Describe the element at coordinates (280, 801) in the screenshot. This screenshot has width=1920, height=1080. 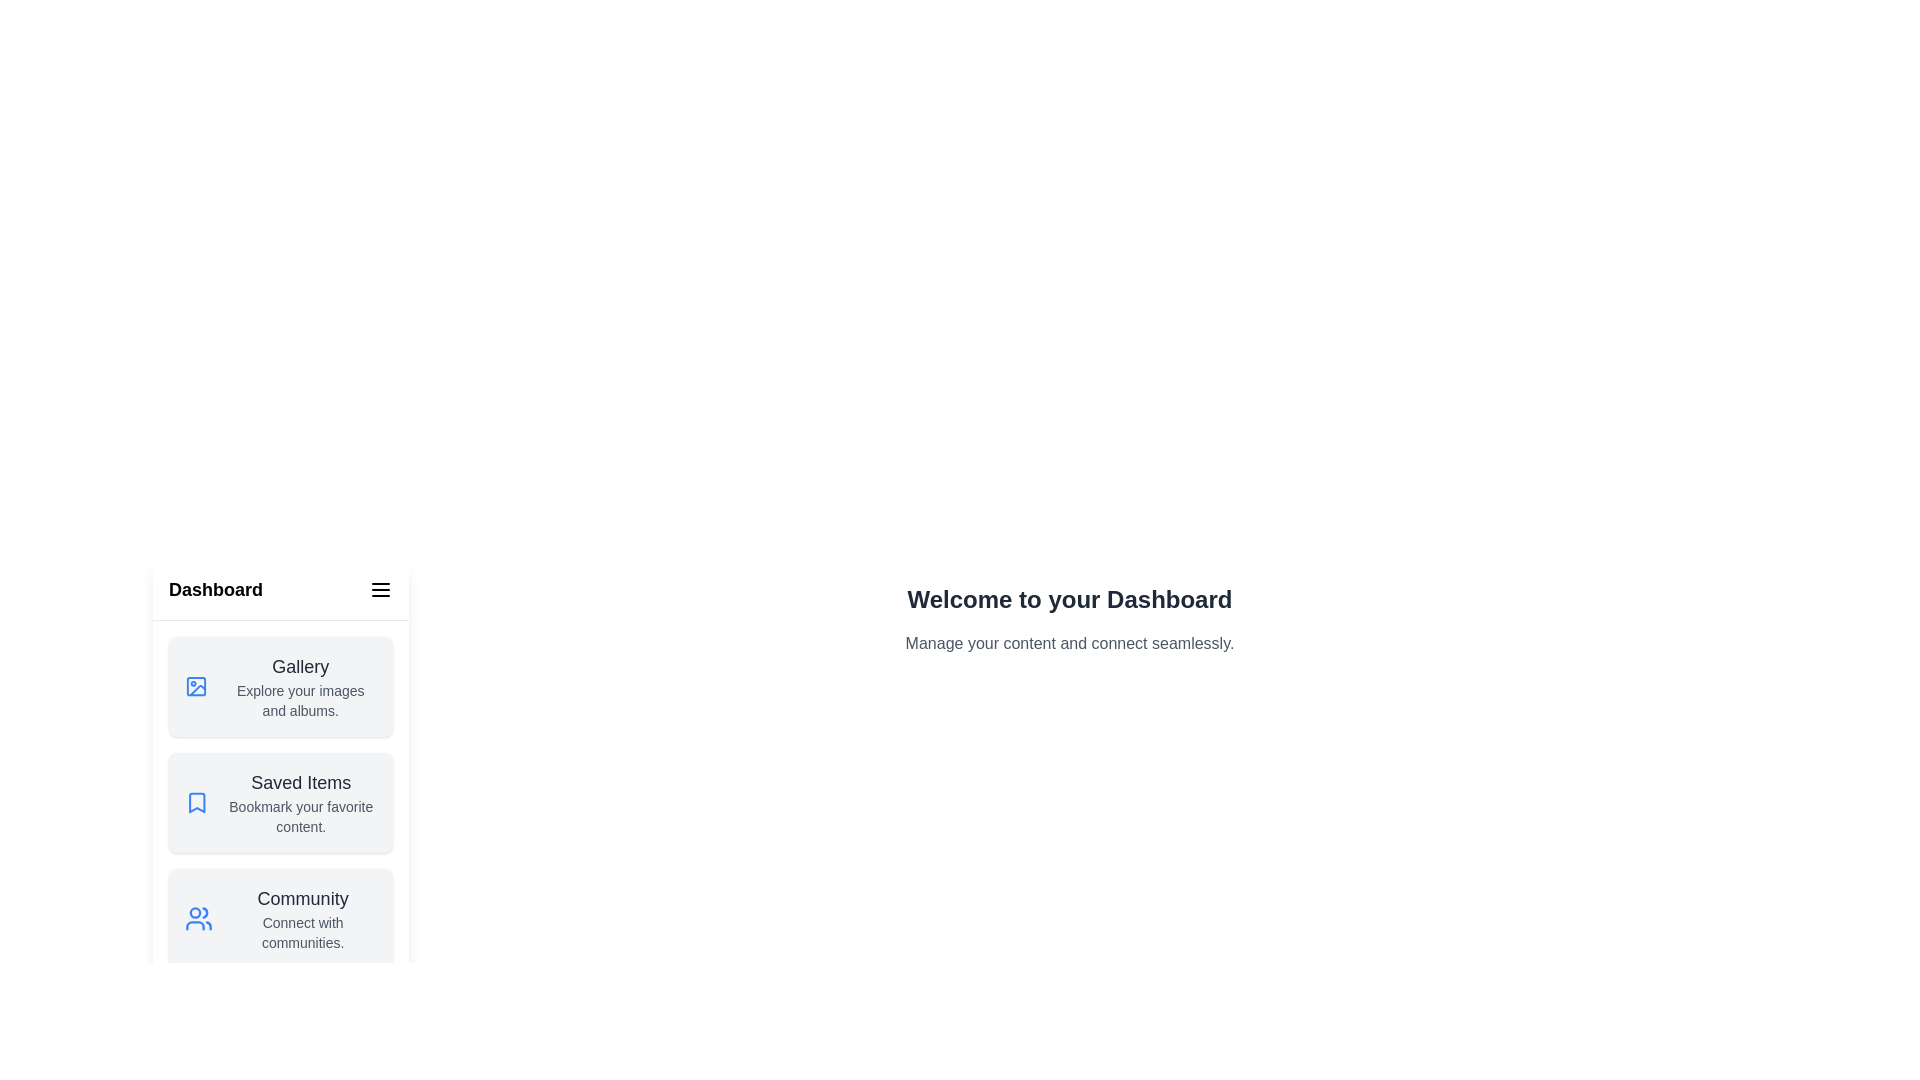
I see `the section Saved Items in the drawer` at that location.